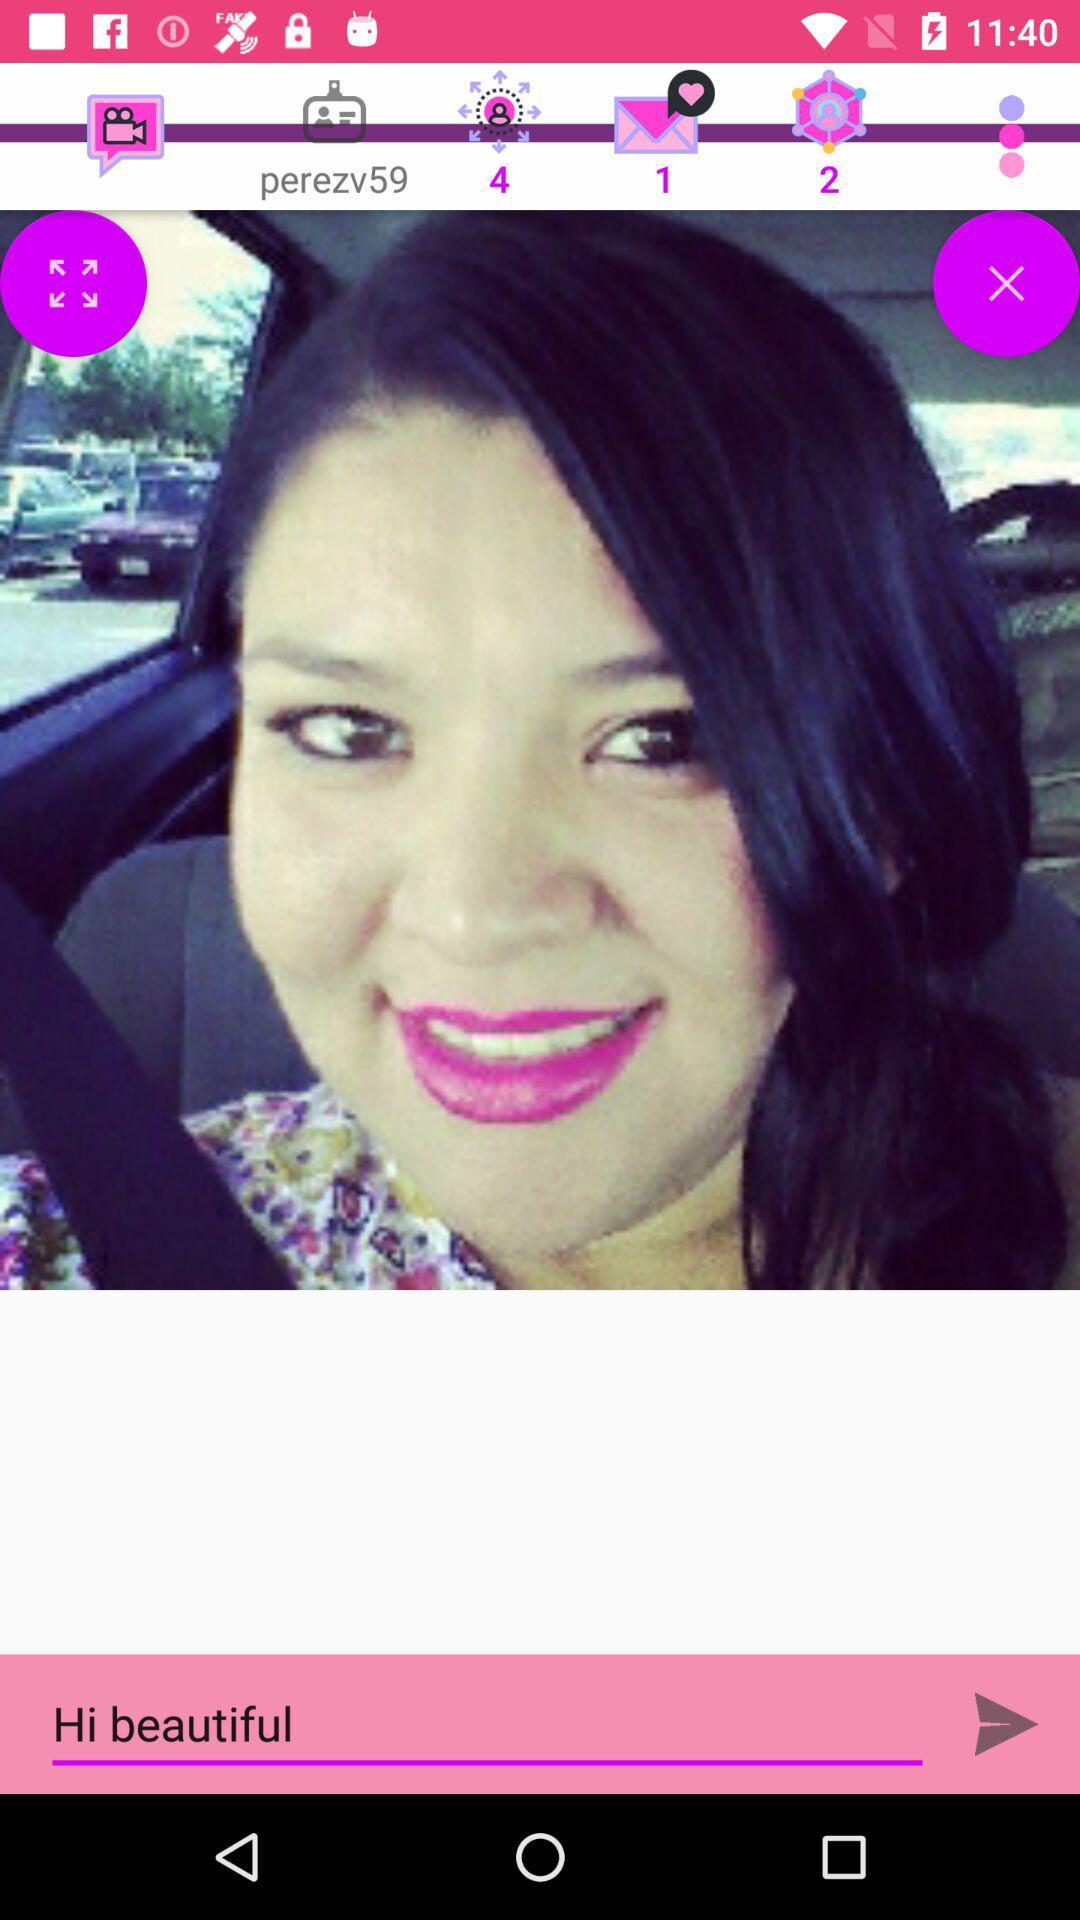 Image resolution: width=1080 pixels, height=1920 pixels. Describe the element at coordinates (1006, 1723) in the screenshot. I see `go next` at that location.